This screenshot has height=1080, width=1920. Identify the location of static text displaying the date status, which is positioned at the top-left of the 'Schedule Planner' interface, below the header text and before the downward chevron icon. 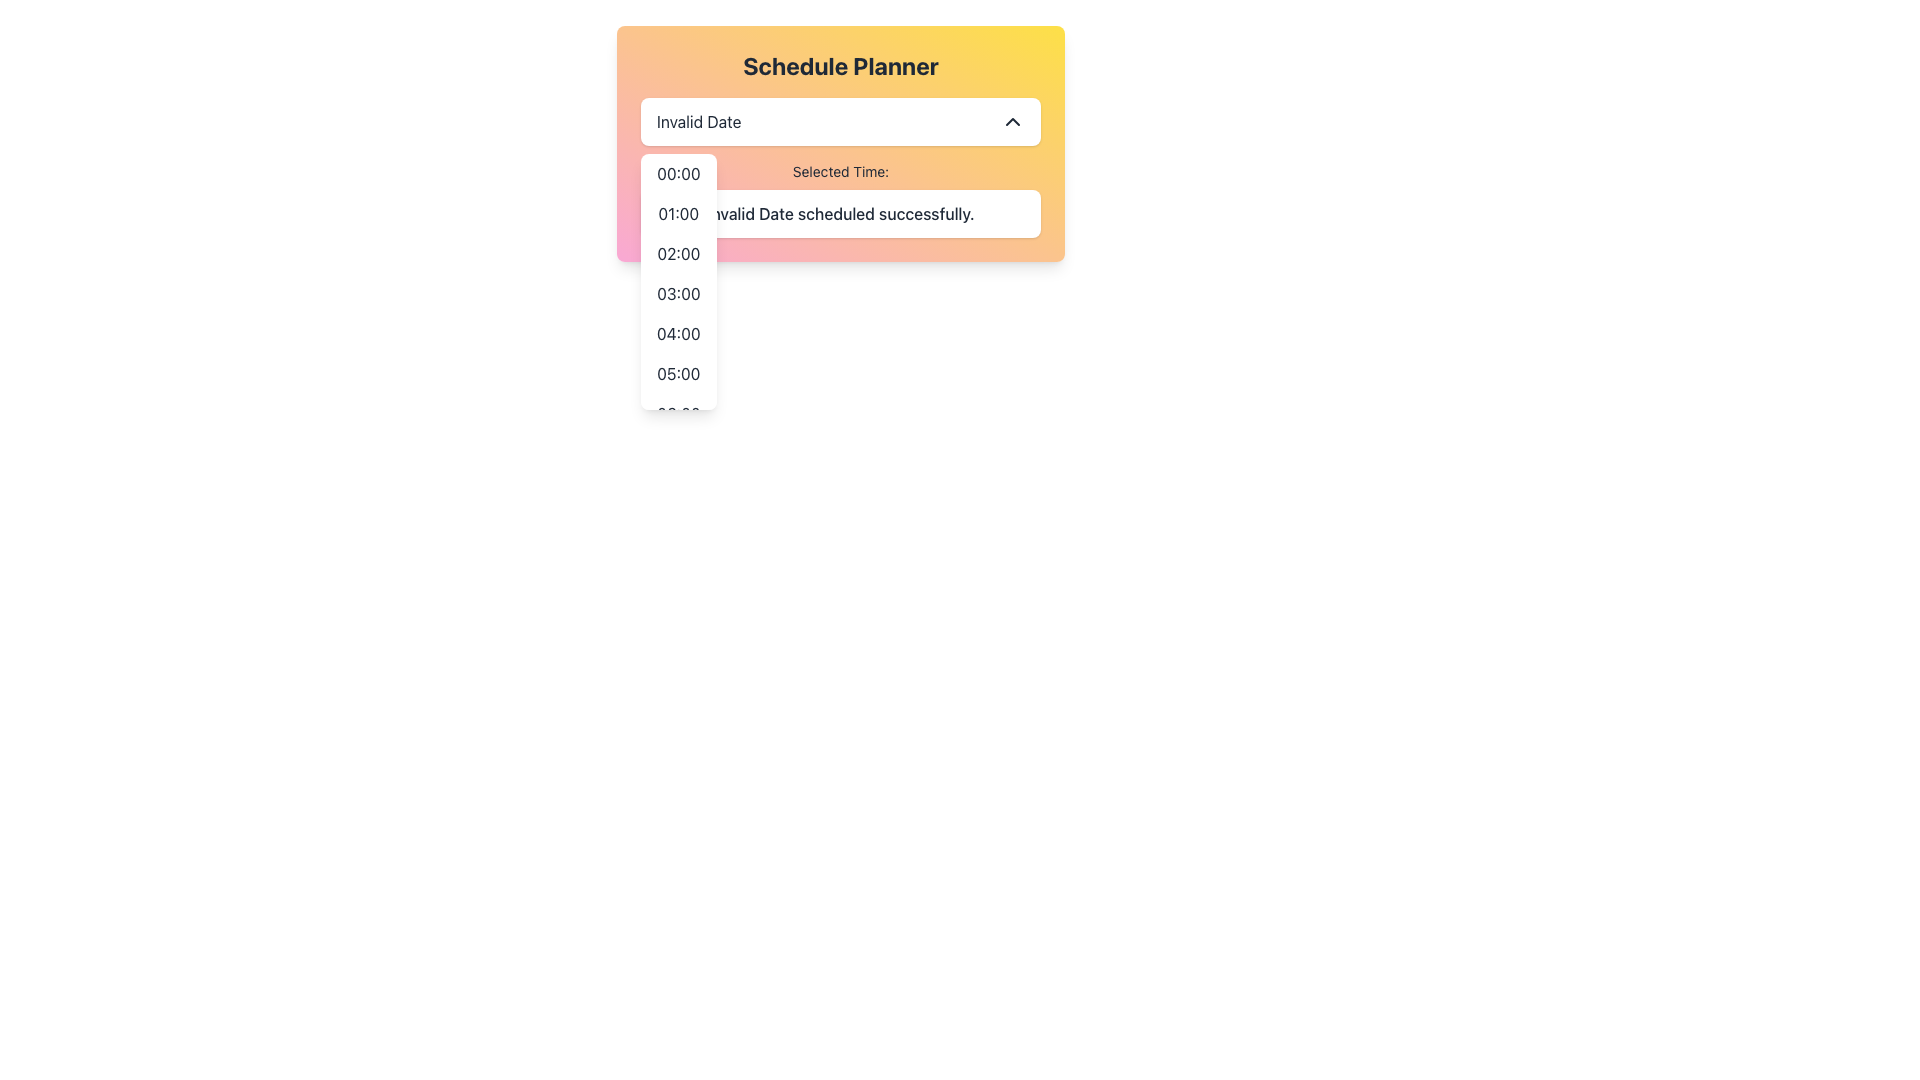
(699, 122).